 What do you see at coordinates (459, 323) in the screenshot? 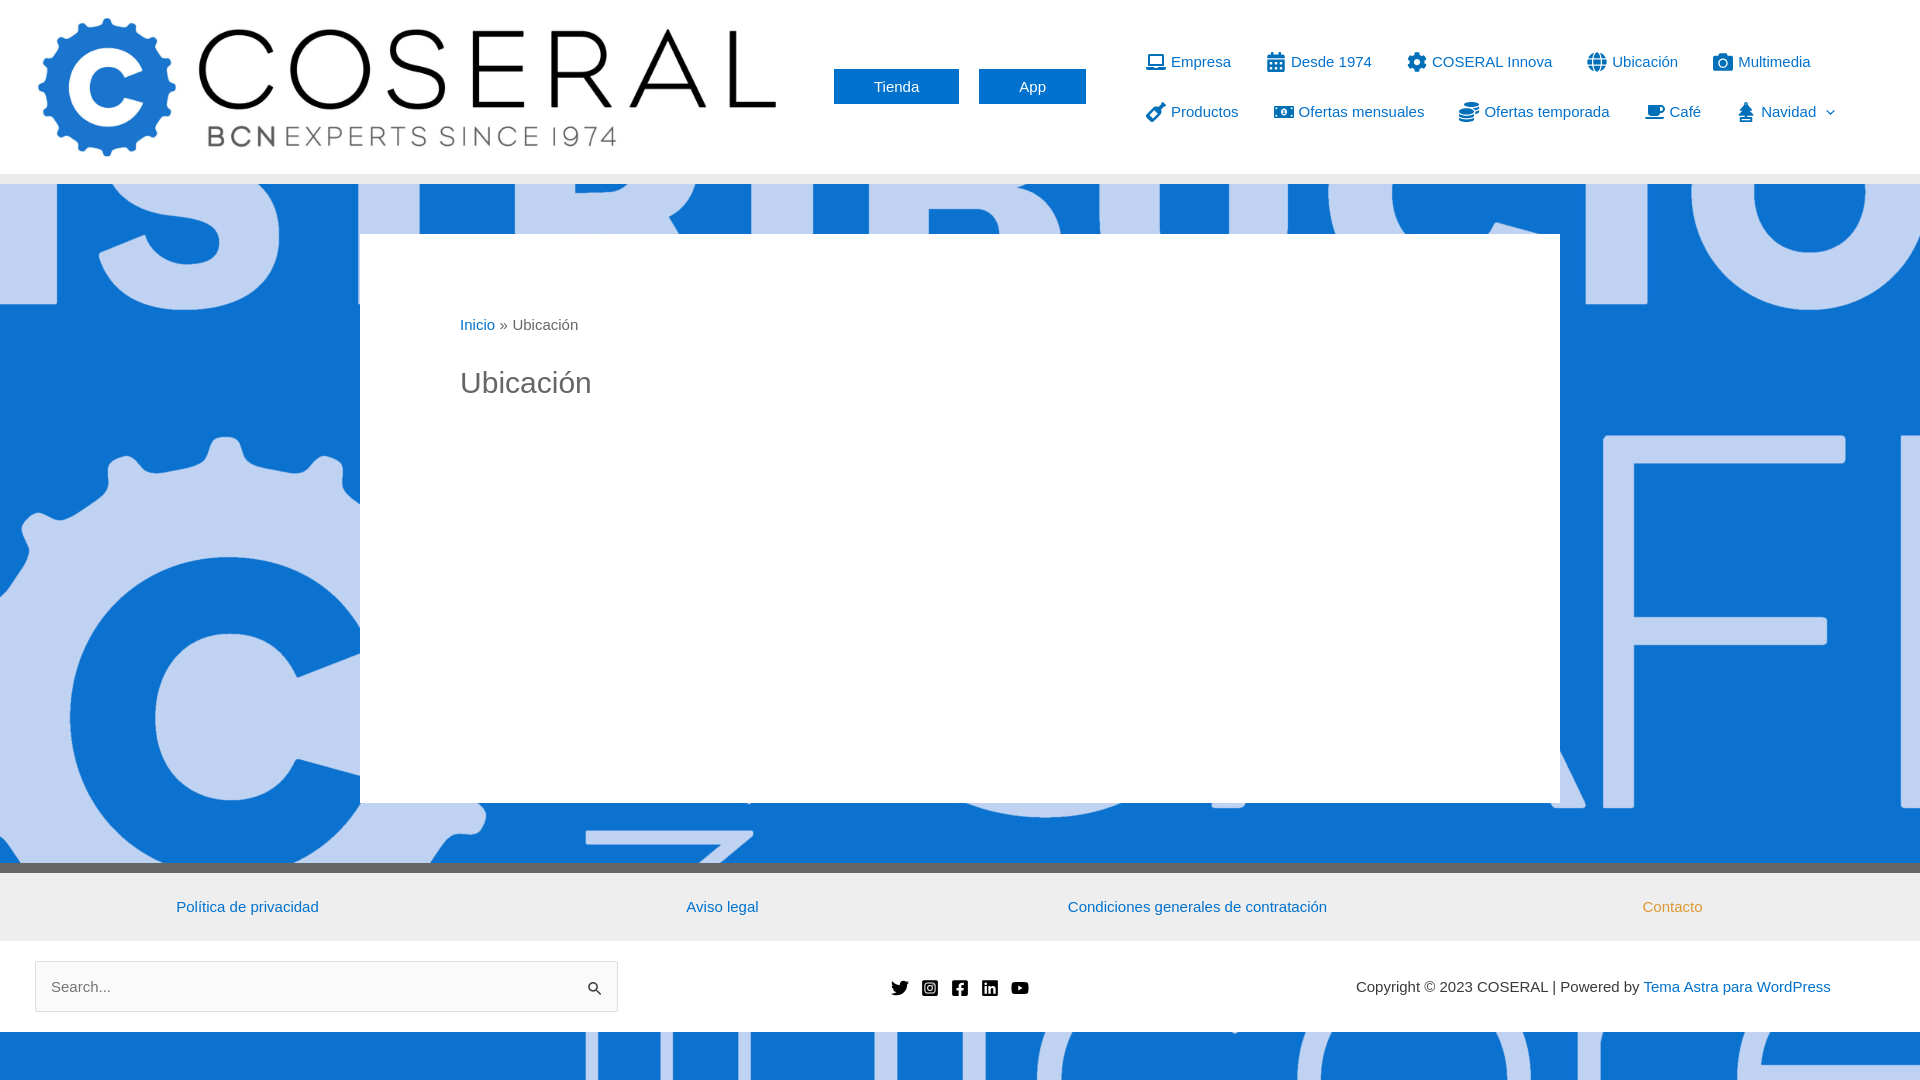
I see `'Inicio'` at bounding box center [459, 323].